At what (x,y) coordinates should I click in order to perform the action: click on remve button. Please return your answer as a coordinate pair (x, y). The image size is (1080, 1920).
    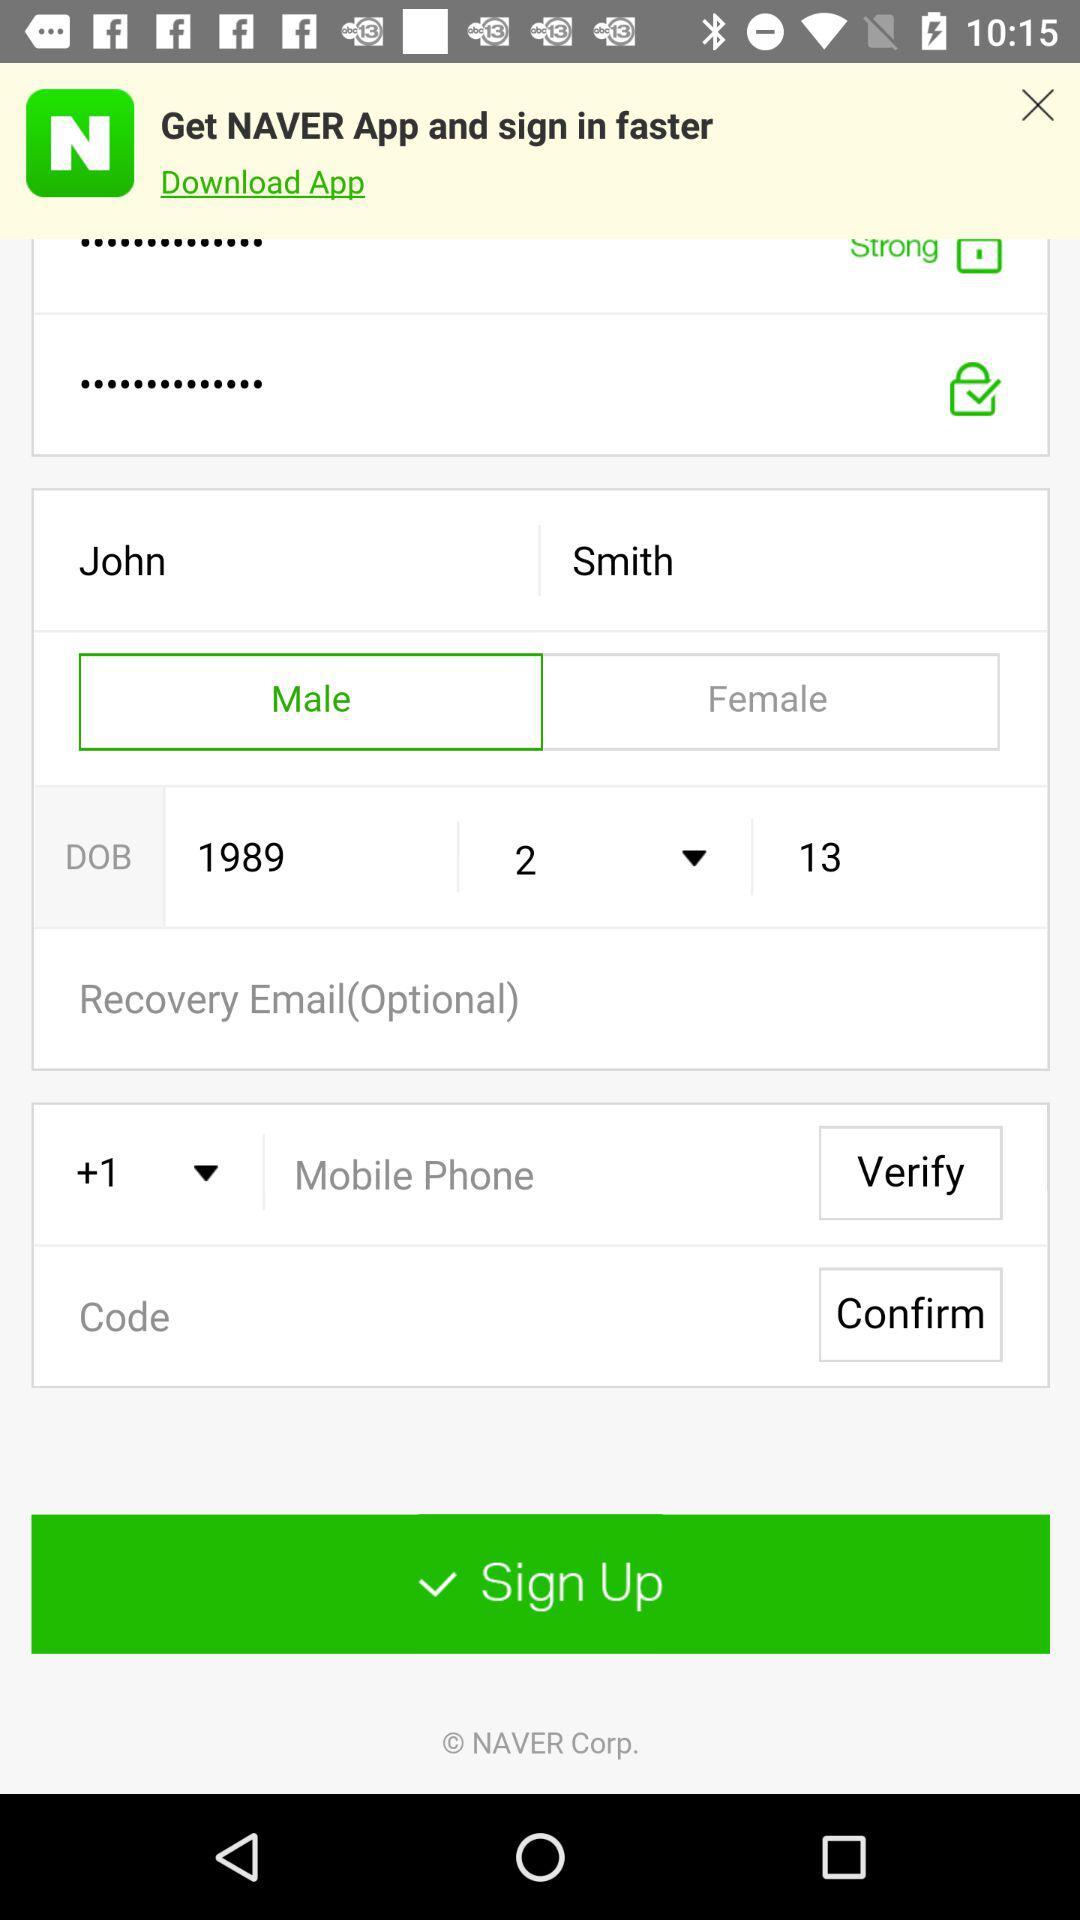
    Looking at the image, I should click on (1036, 150).